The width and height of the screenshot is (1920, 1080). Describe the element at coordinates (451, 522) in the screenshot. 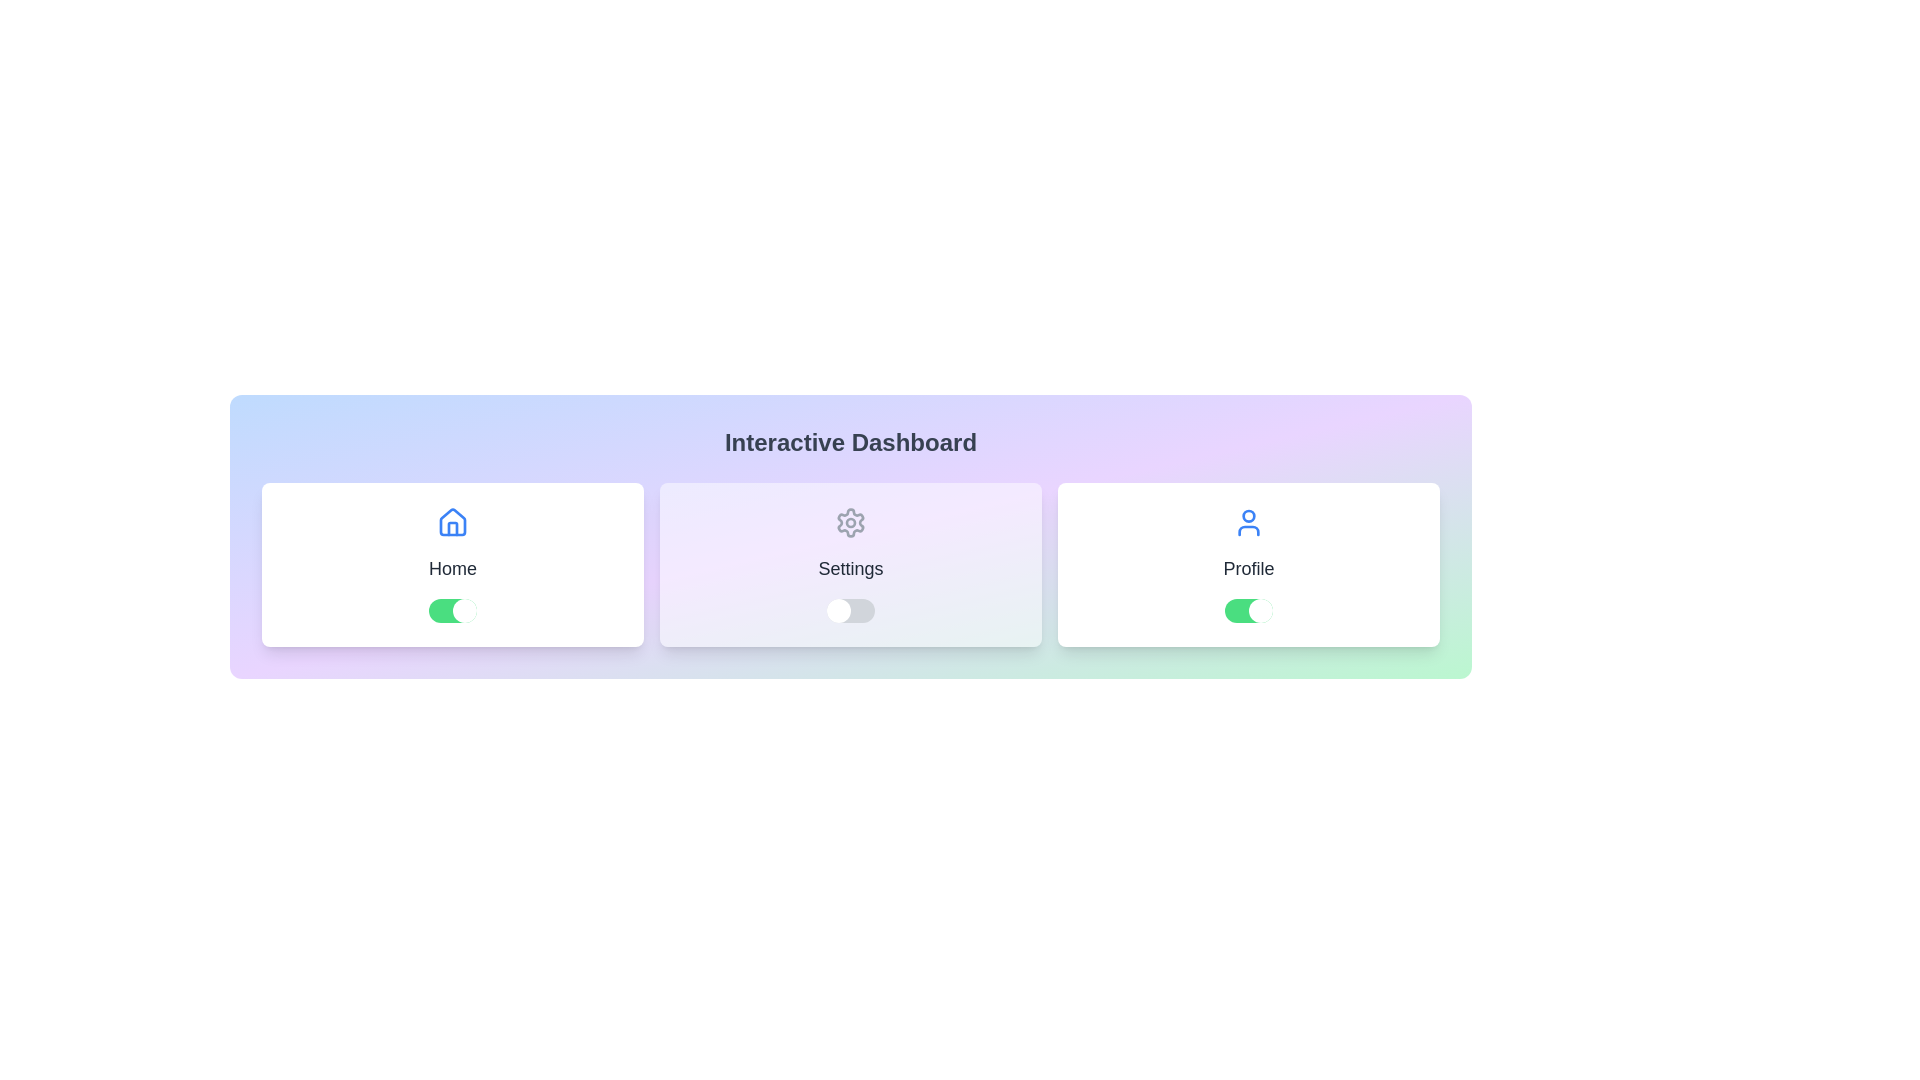

I see `the icon representing the Home option` at that location.